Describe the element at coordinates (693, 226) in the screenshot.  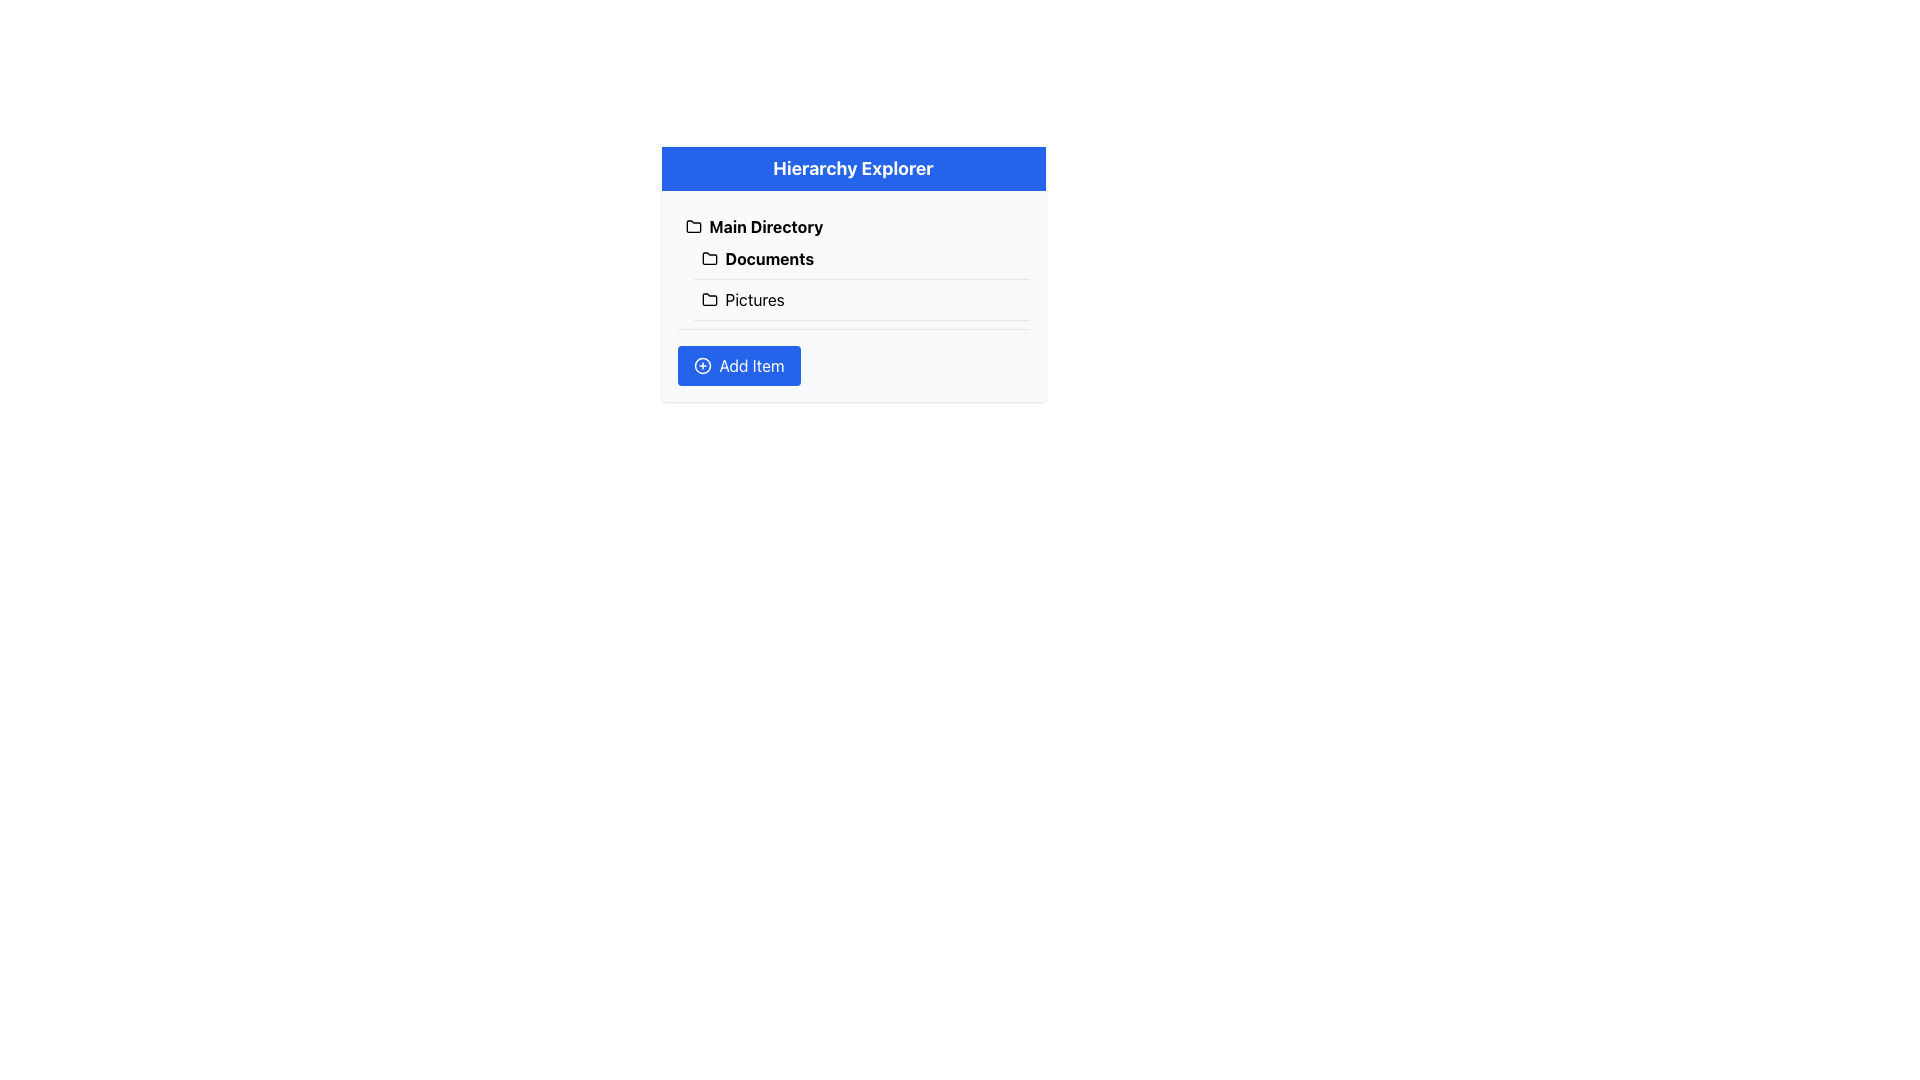
I see `the folder icon representing the 'Main Directory'` at that location.